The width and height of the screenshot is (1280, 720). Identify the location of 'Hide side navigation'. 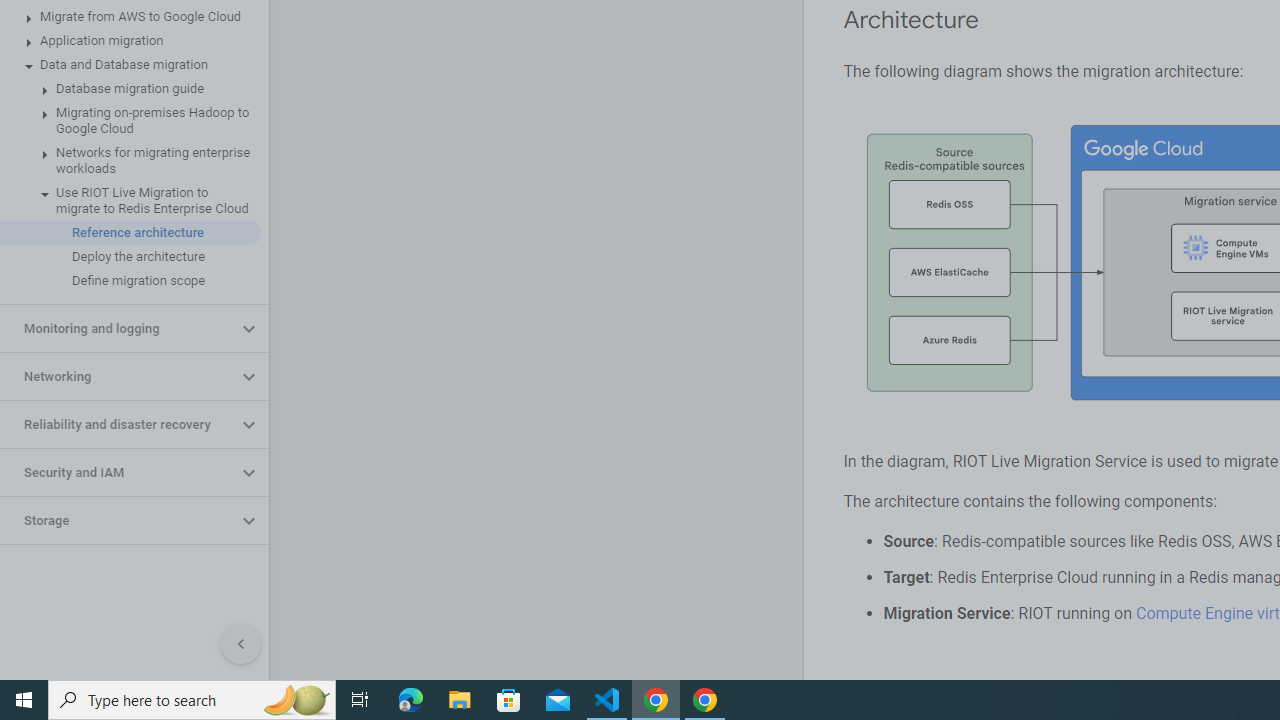
(240, 644).